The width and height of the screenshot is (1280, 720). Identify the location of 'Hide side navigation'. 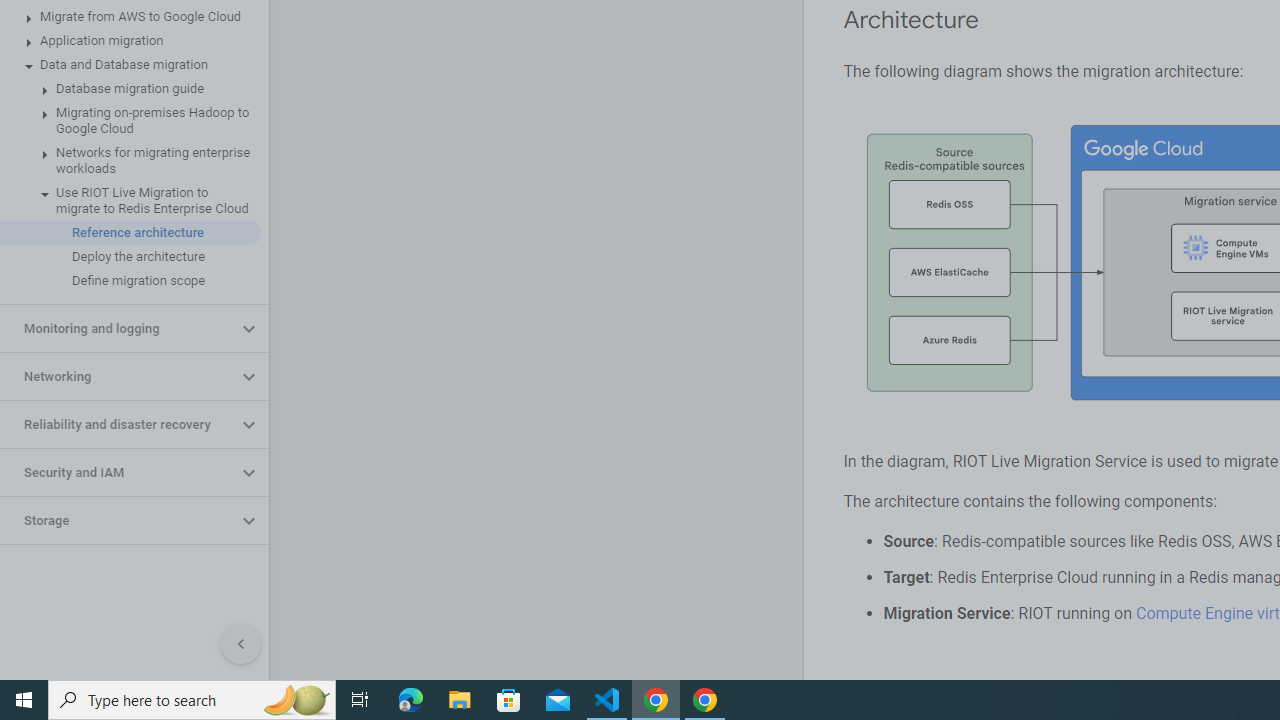
(240, 644).